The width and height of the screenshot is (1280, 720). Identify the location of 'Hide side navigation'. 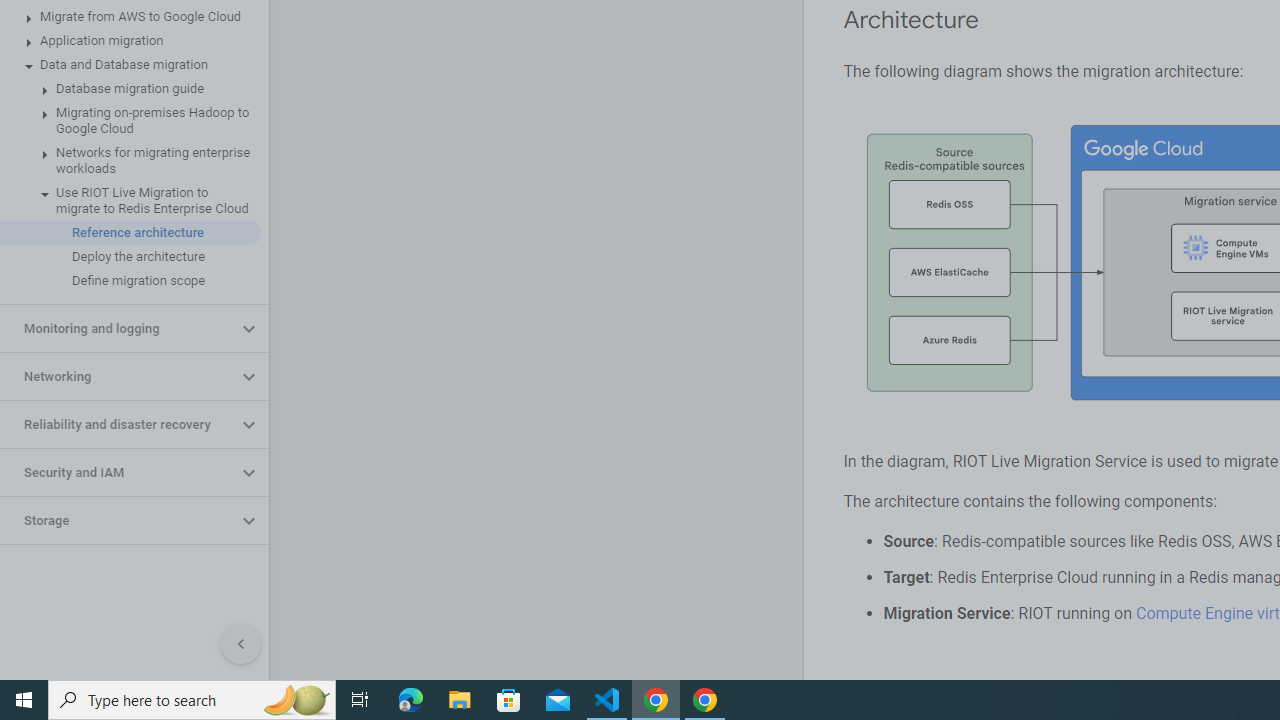
(240, 644).